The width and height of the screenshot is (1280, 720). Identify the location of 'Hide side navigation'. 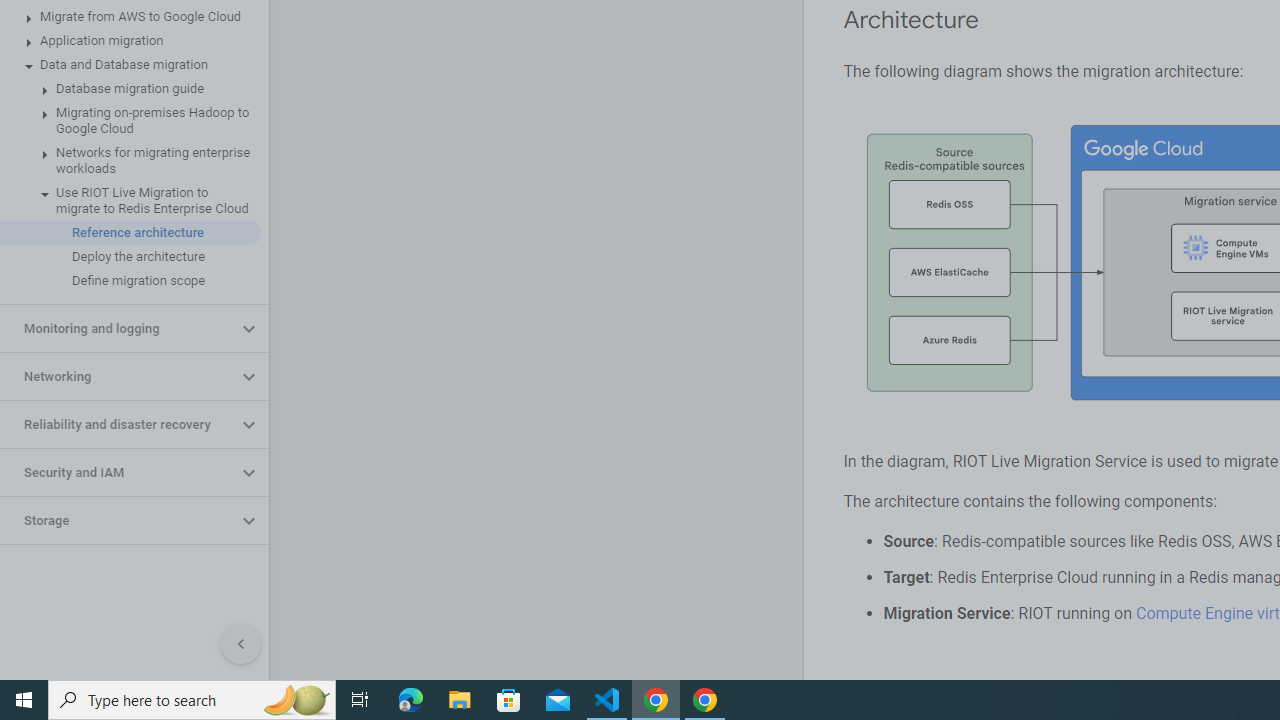
(240, 644).